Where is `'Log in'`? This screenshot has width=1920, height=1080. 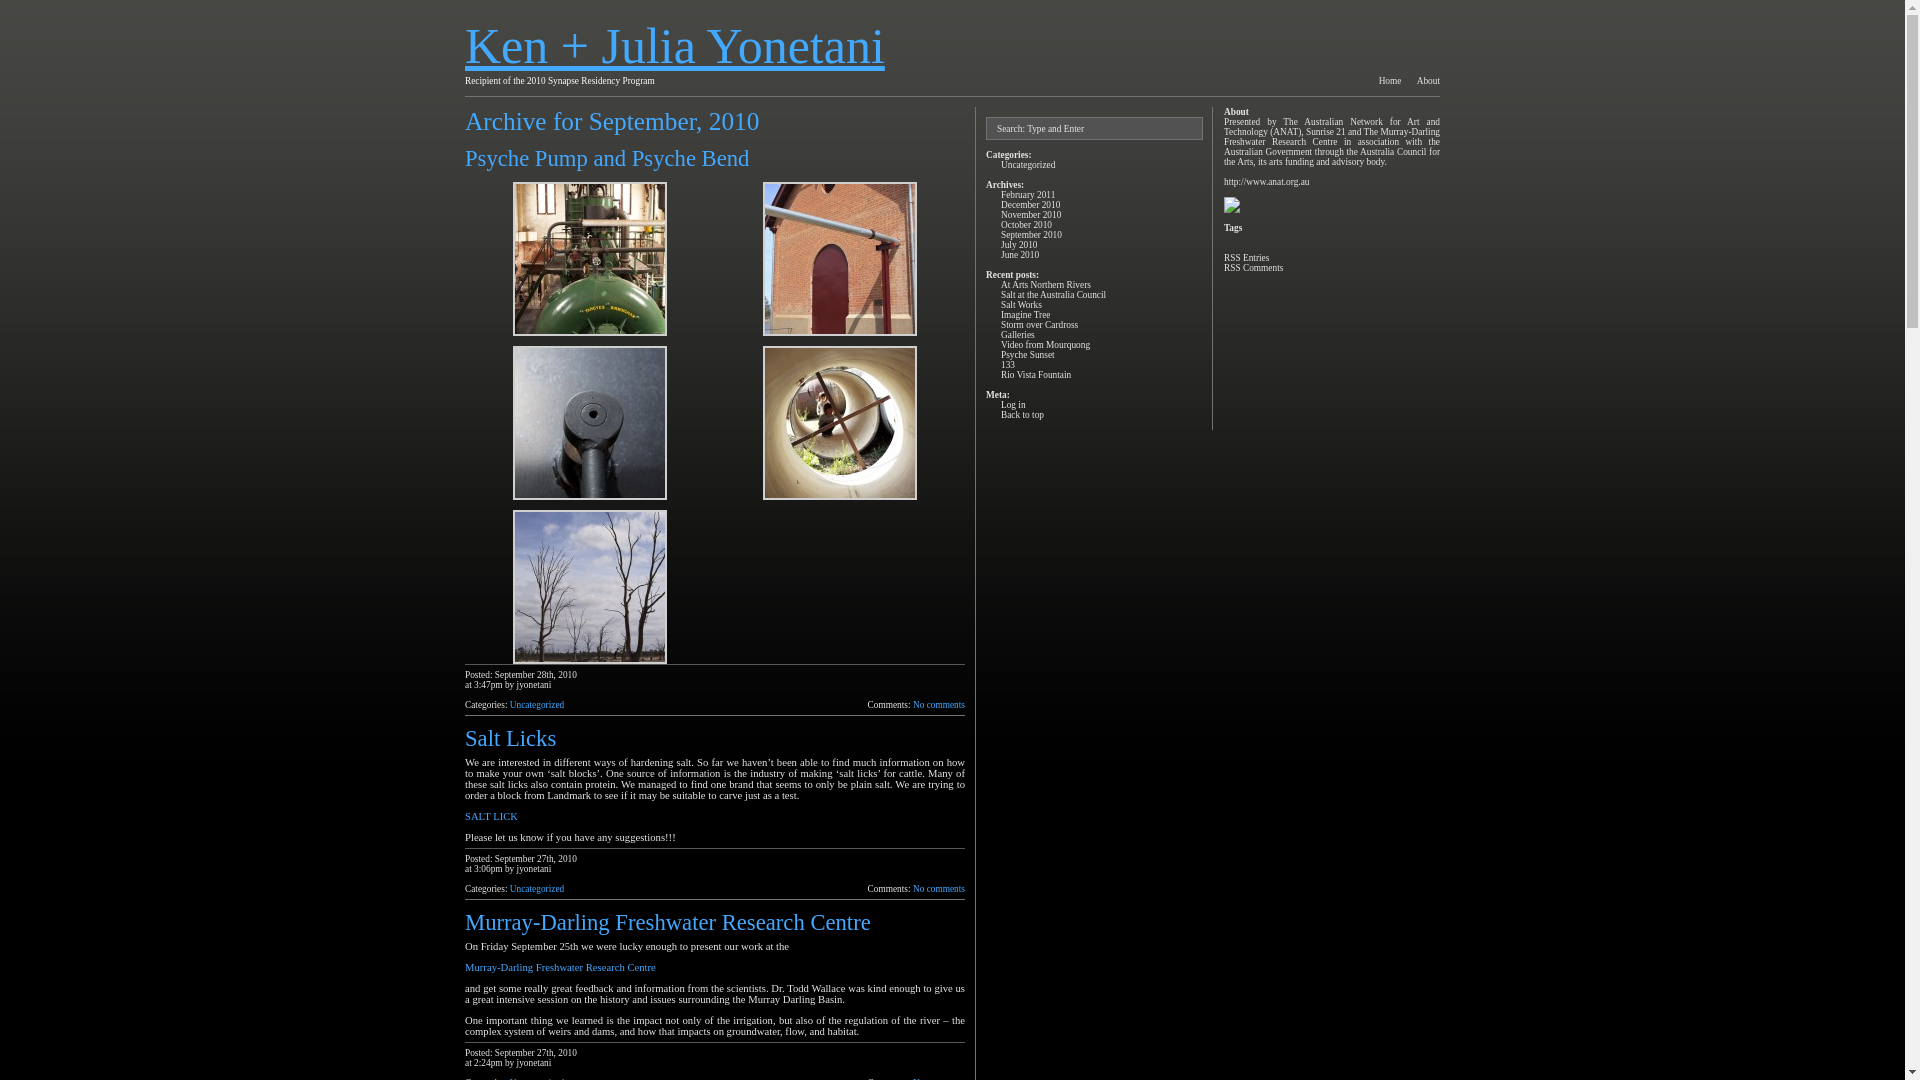
'Log in' is located at coordinates (1013, 405).